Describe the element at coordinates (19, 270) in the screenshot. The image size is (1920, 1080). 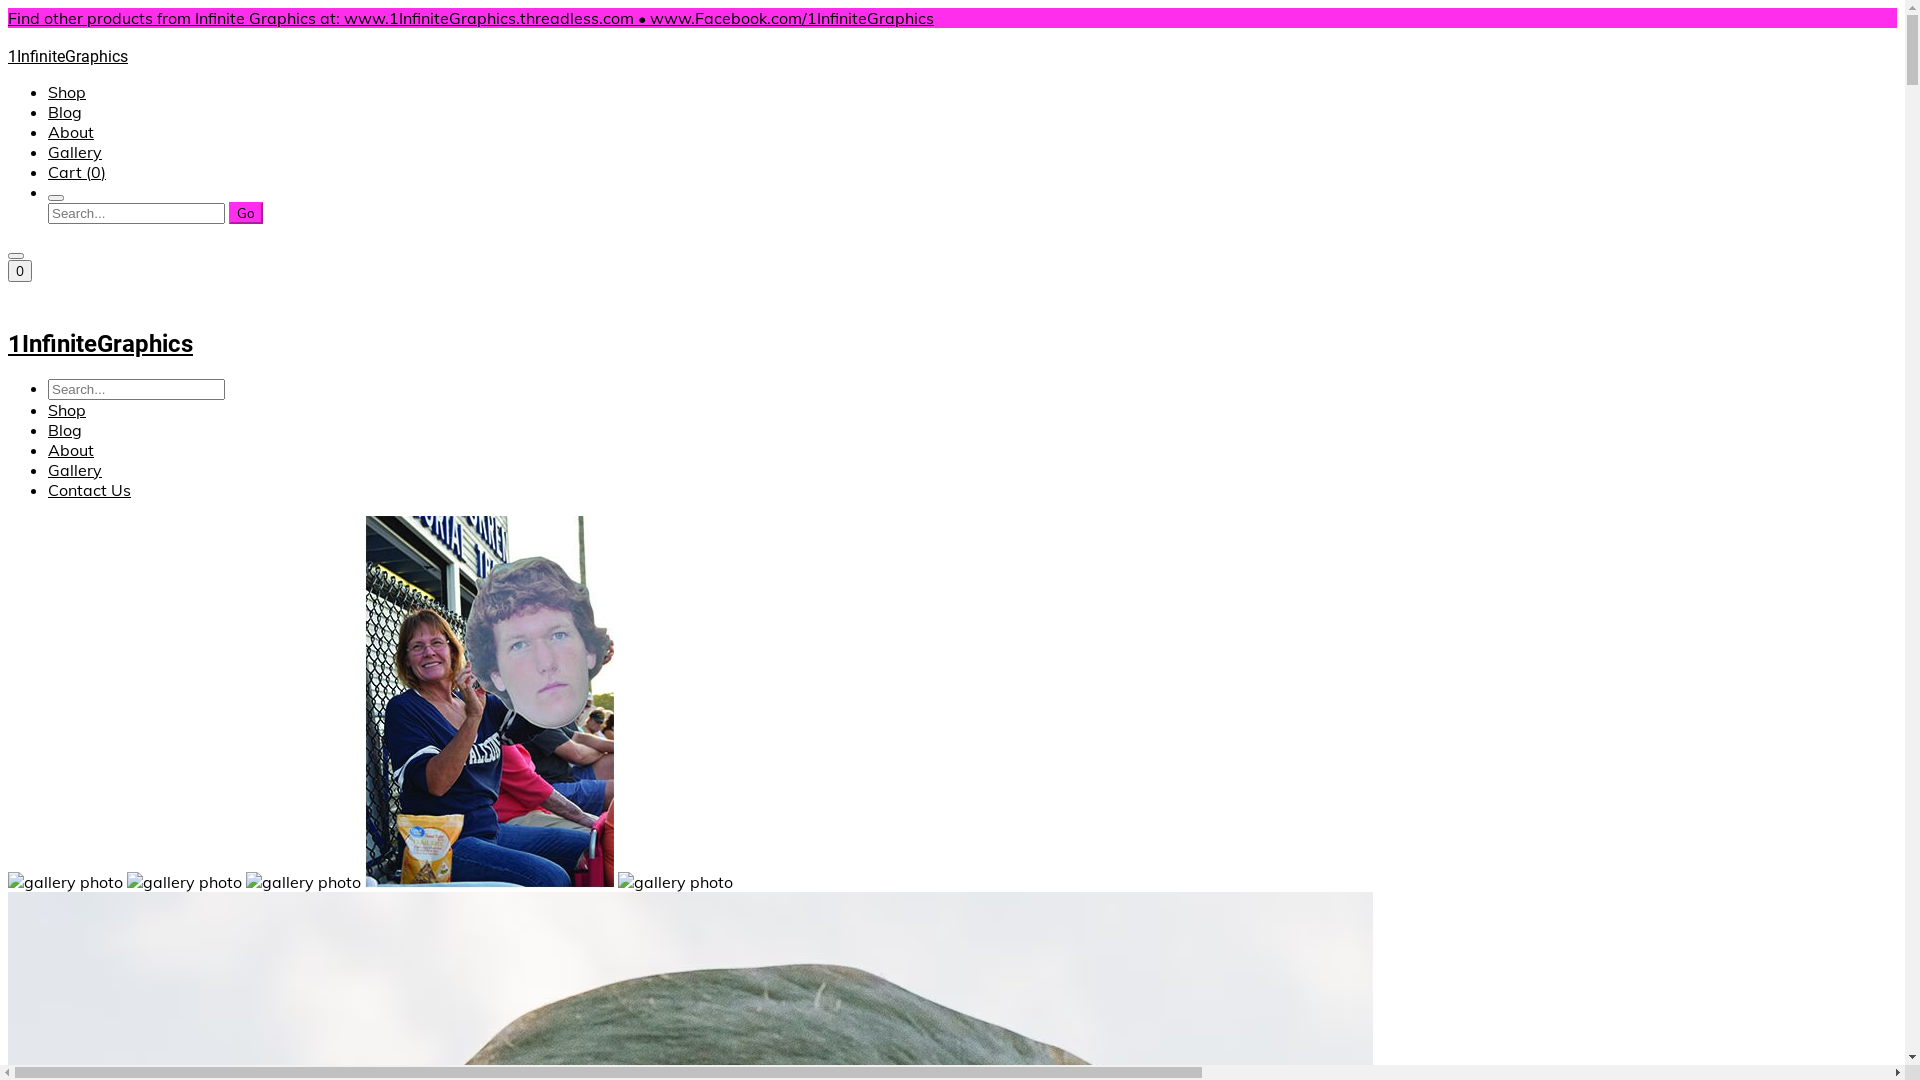
I see `'0'` at that location.